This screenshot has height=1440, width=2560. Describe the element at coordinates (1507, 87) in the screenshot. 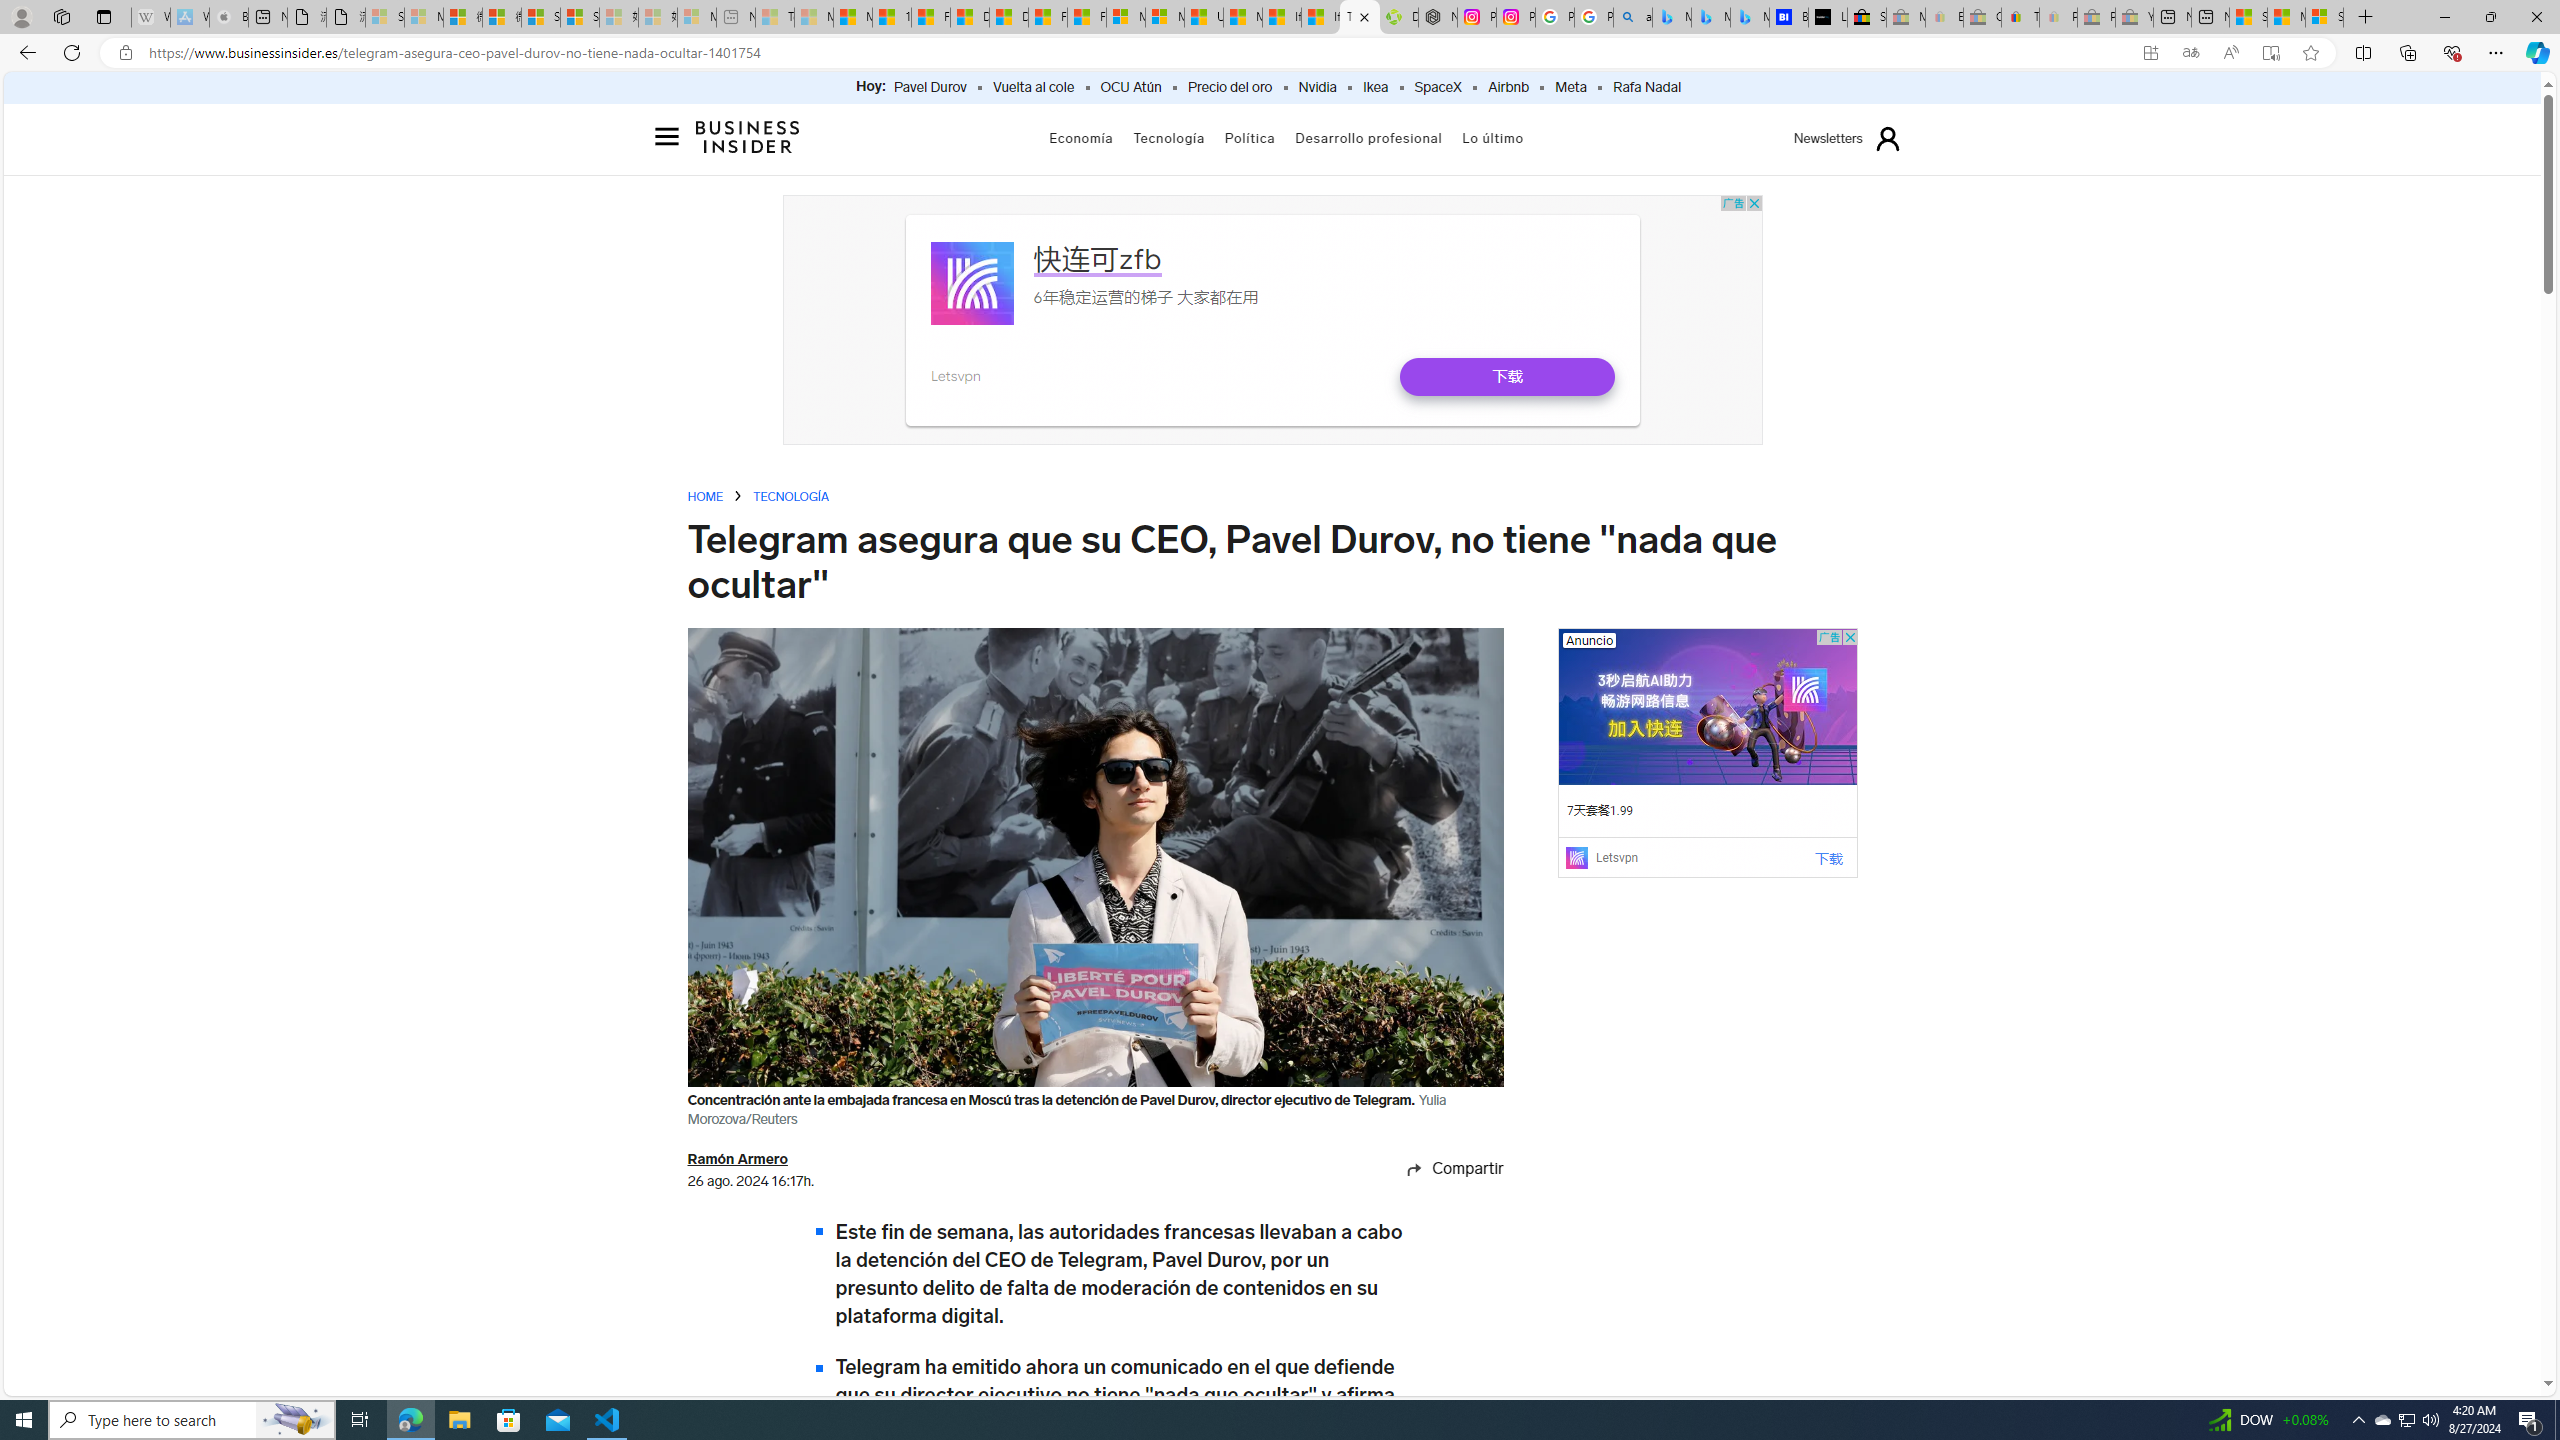

I see `'Airbnb'` at that location.